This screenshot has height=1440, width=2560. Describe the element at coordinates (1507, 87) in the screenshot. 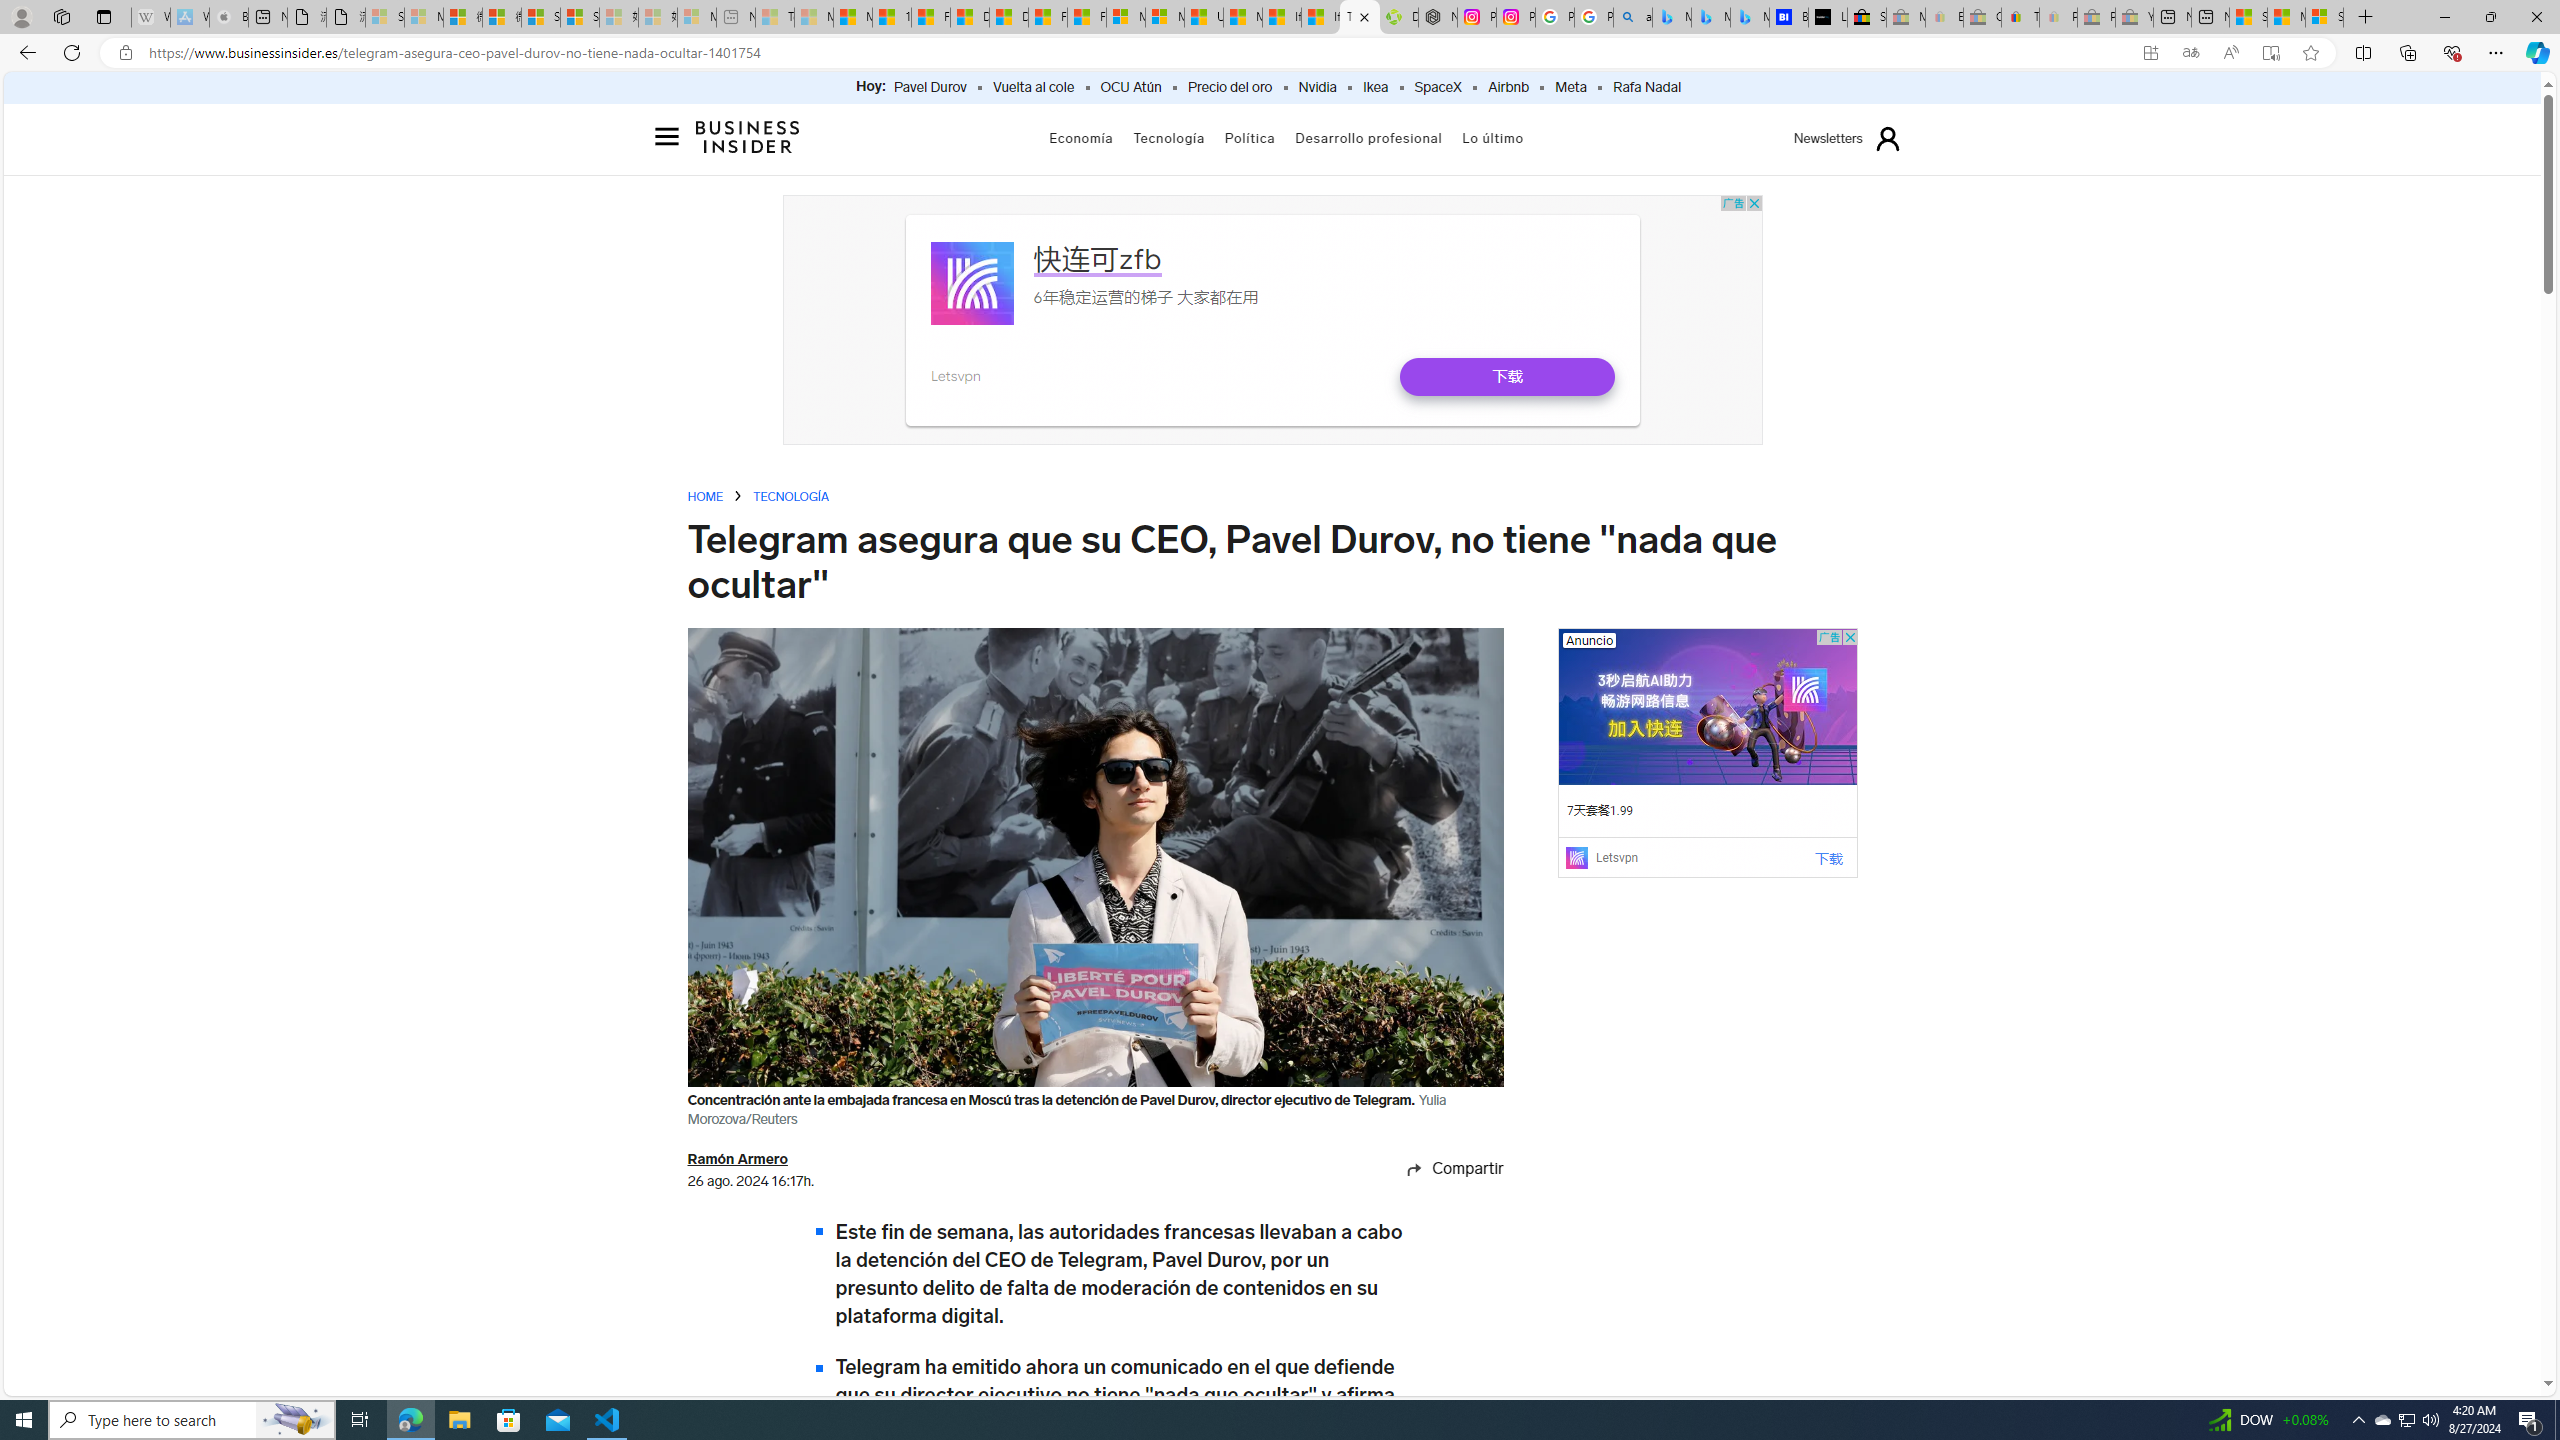

I see `'Airbnb'` at that location.